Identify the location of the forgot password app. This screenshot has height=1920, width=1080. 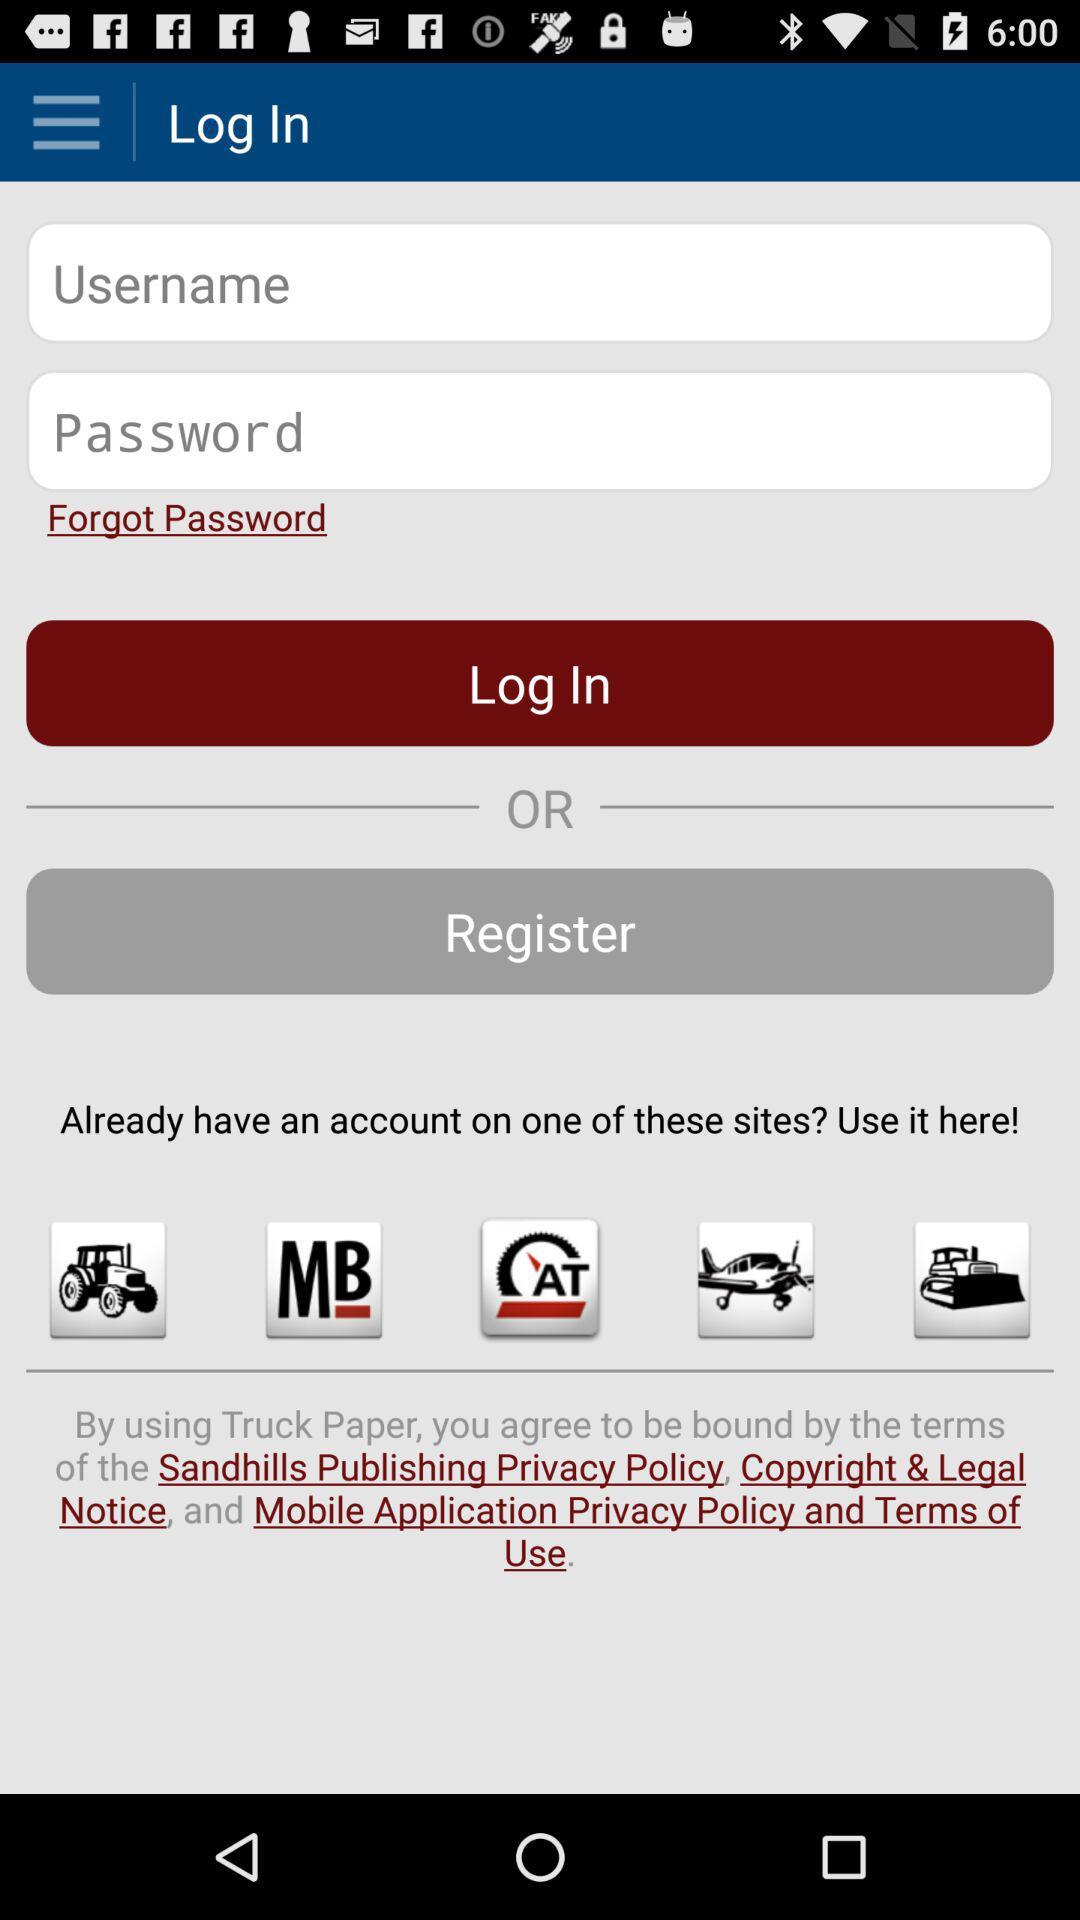
(187, 516).